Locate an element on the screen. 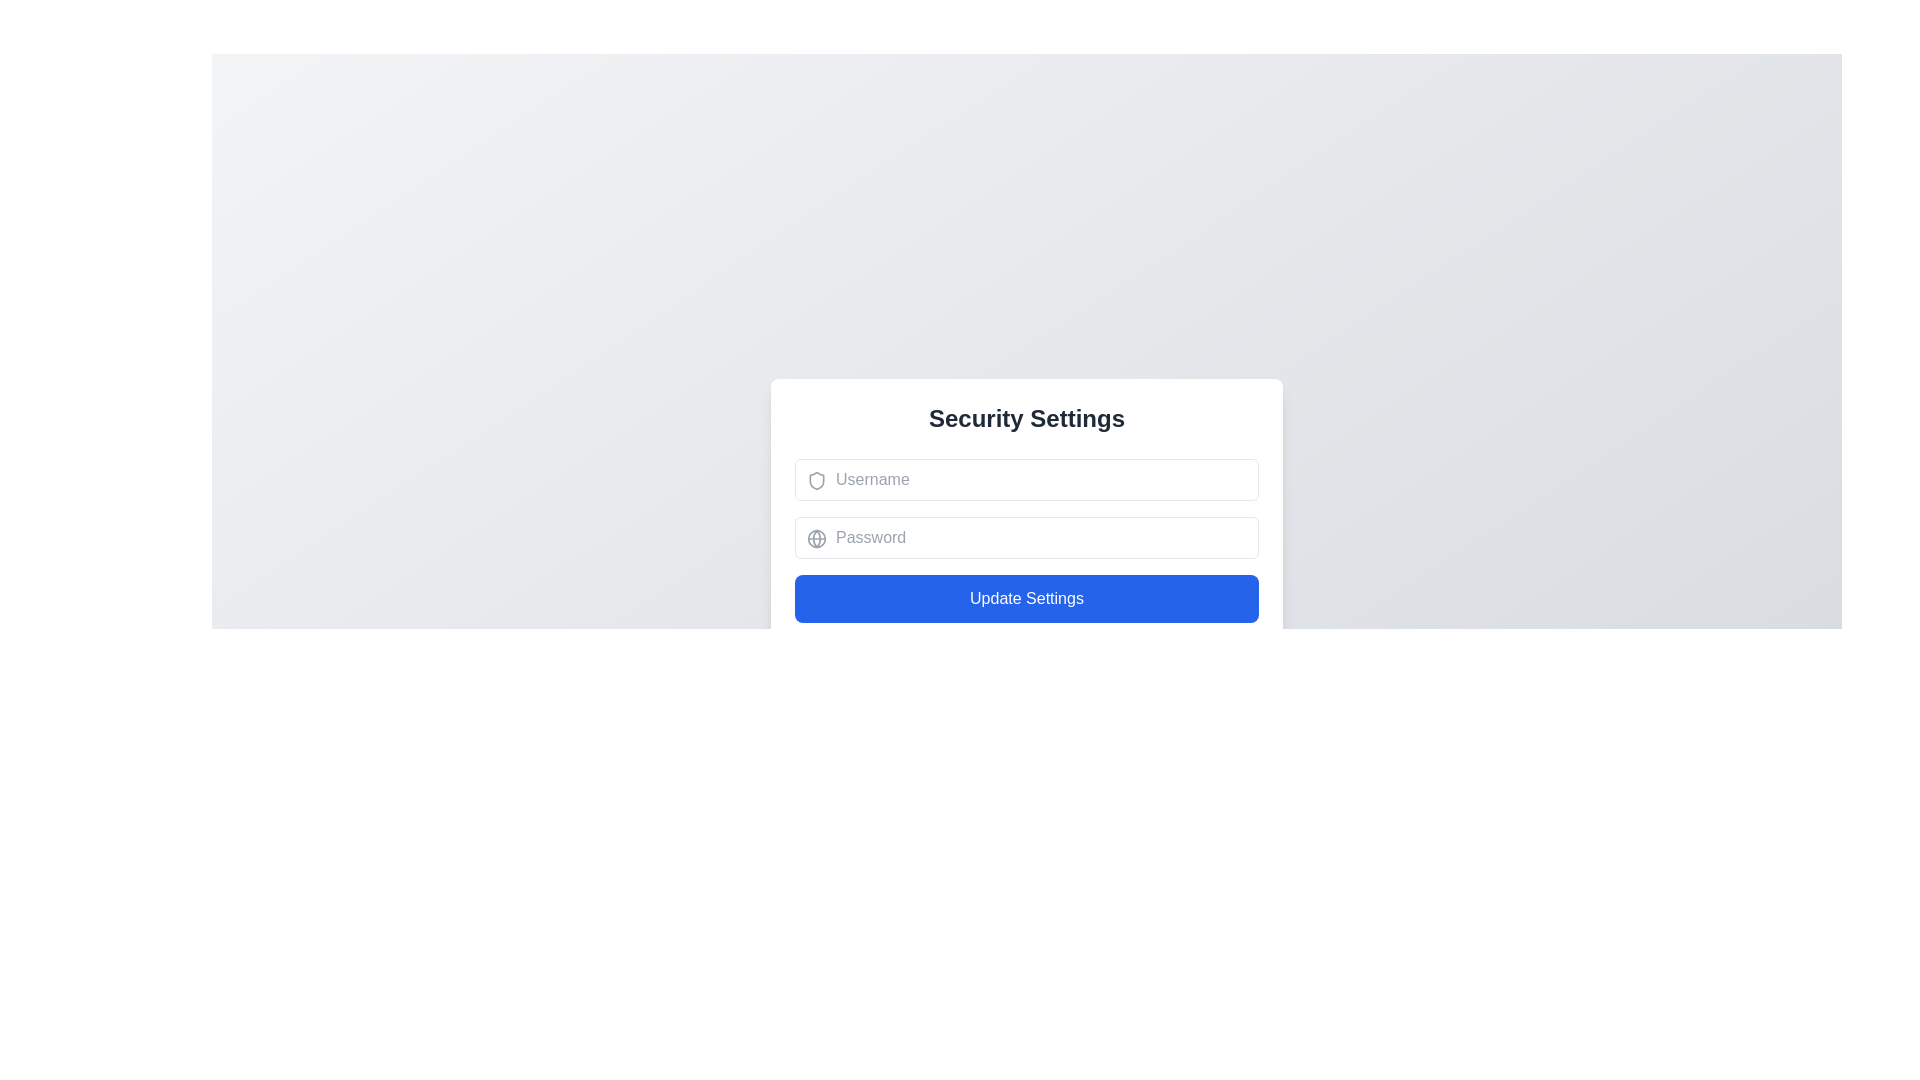  the rectangular blue button labeled 'Update Settings' is located at coordinates (1027, 596).